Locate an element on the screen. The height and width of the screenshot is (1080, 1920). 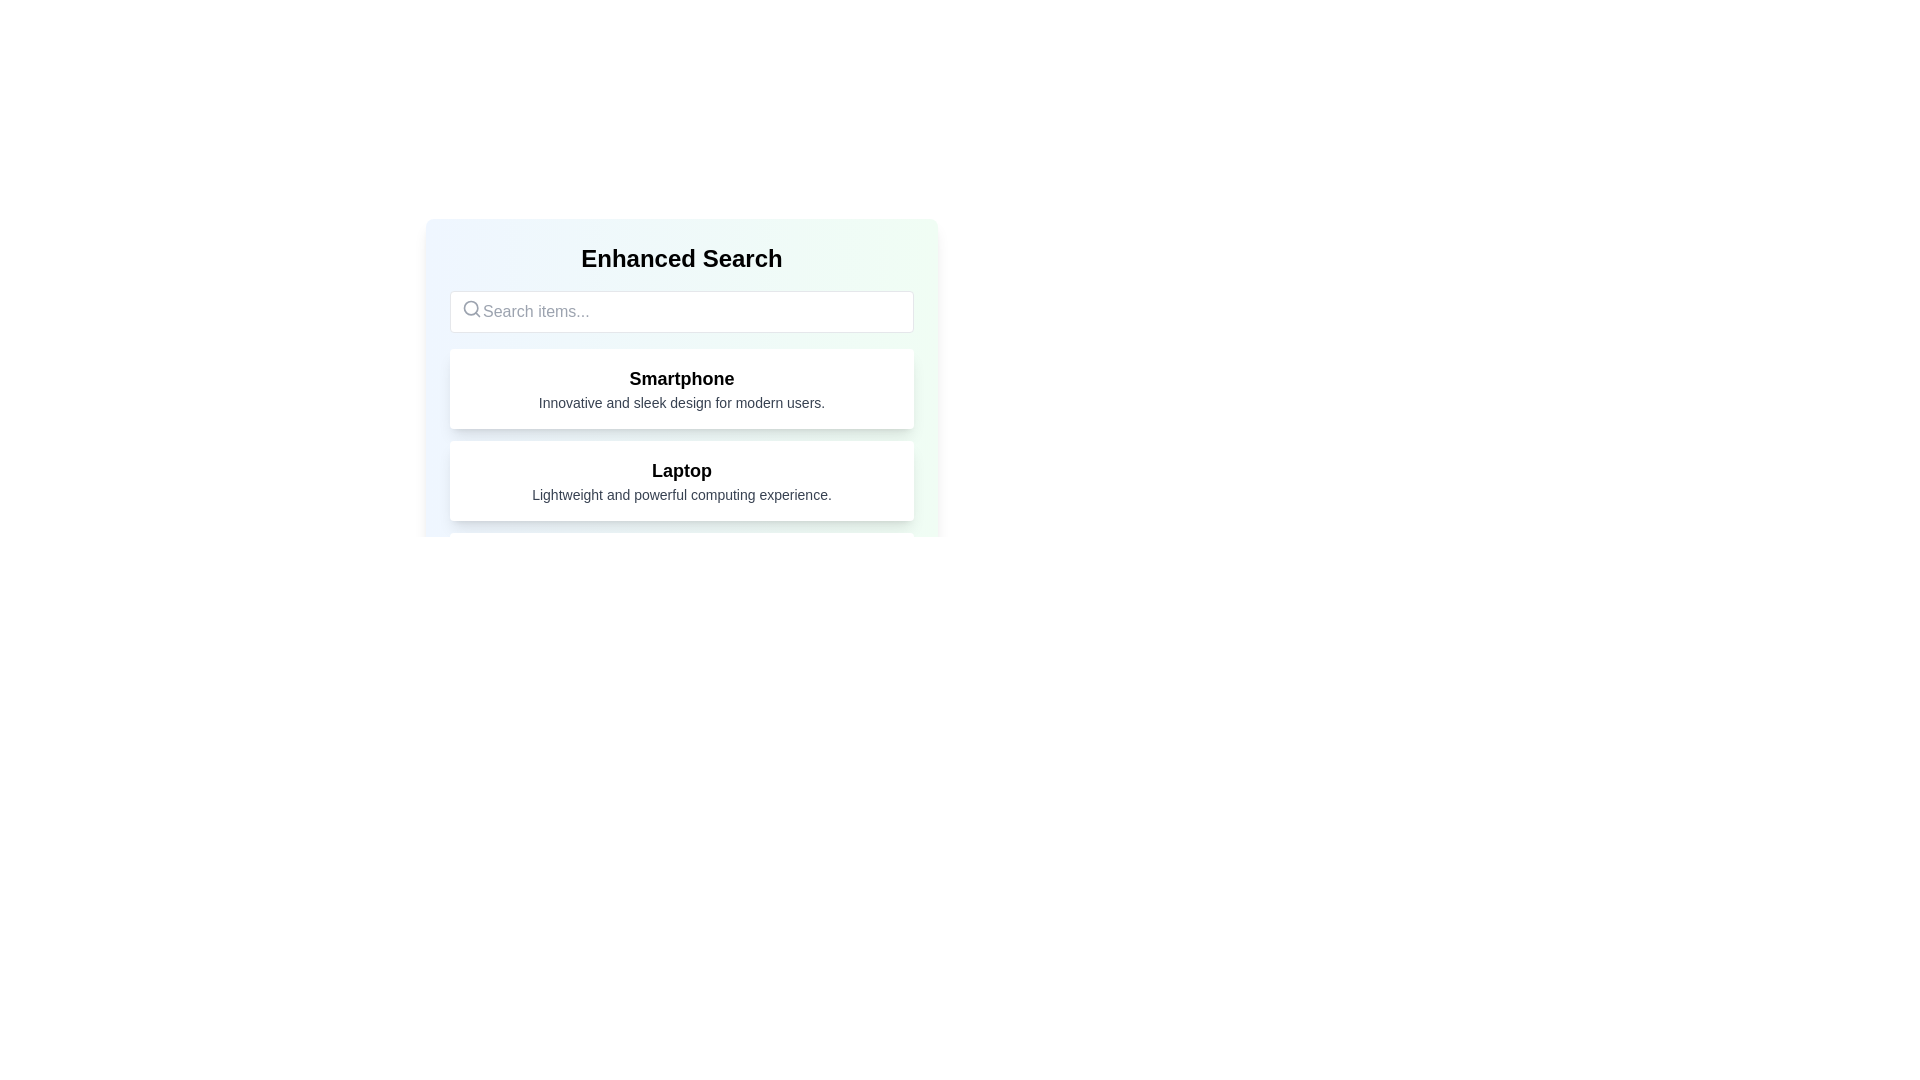
the Text Label that serves as a heading for the card's content, positioned above the search bar and centered horizontally at the top of the interface is located at coordinates (681, 257).